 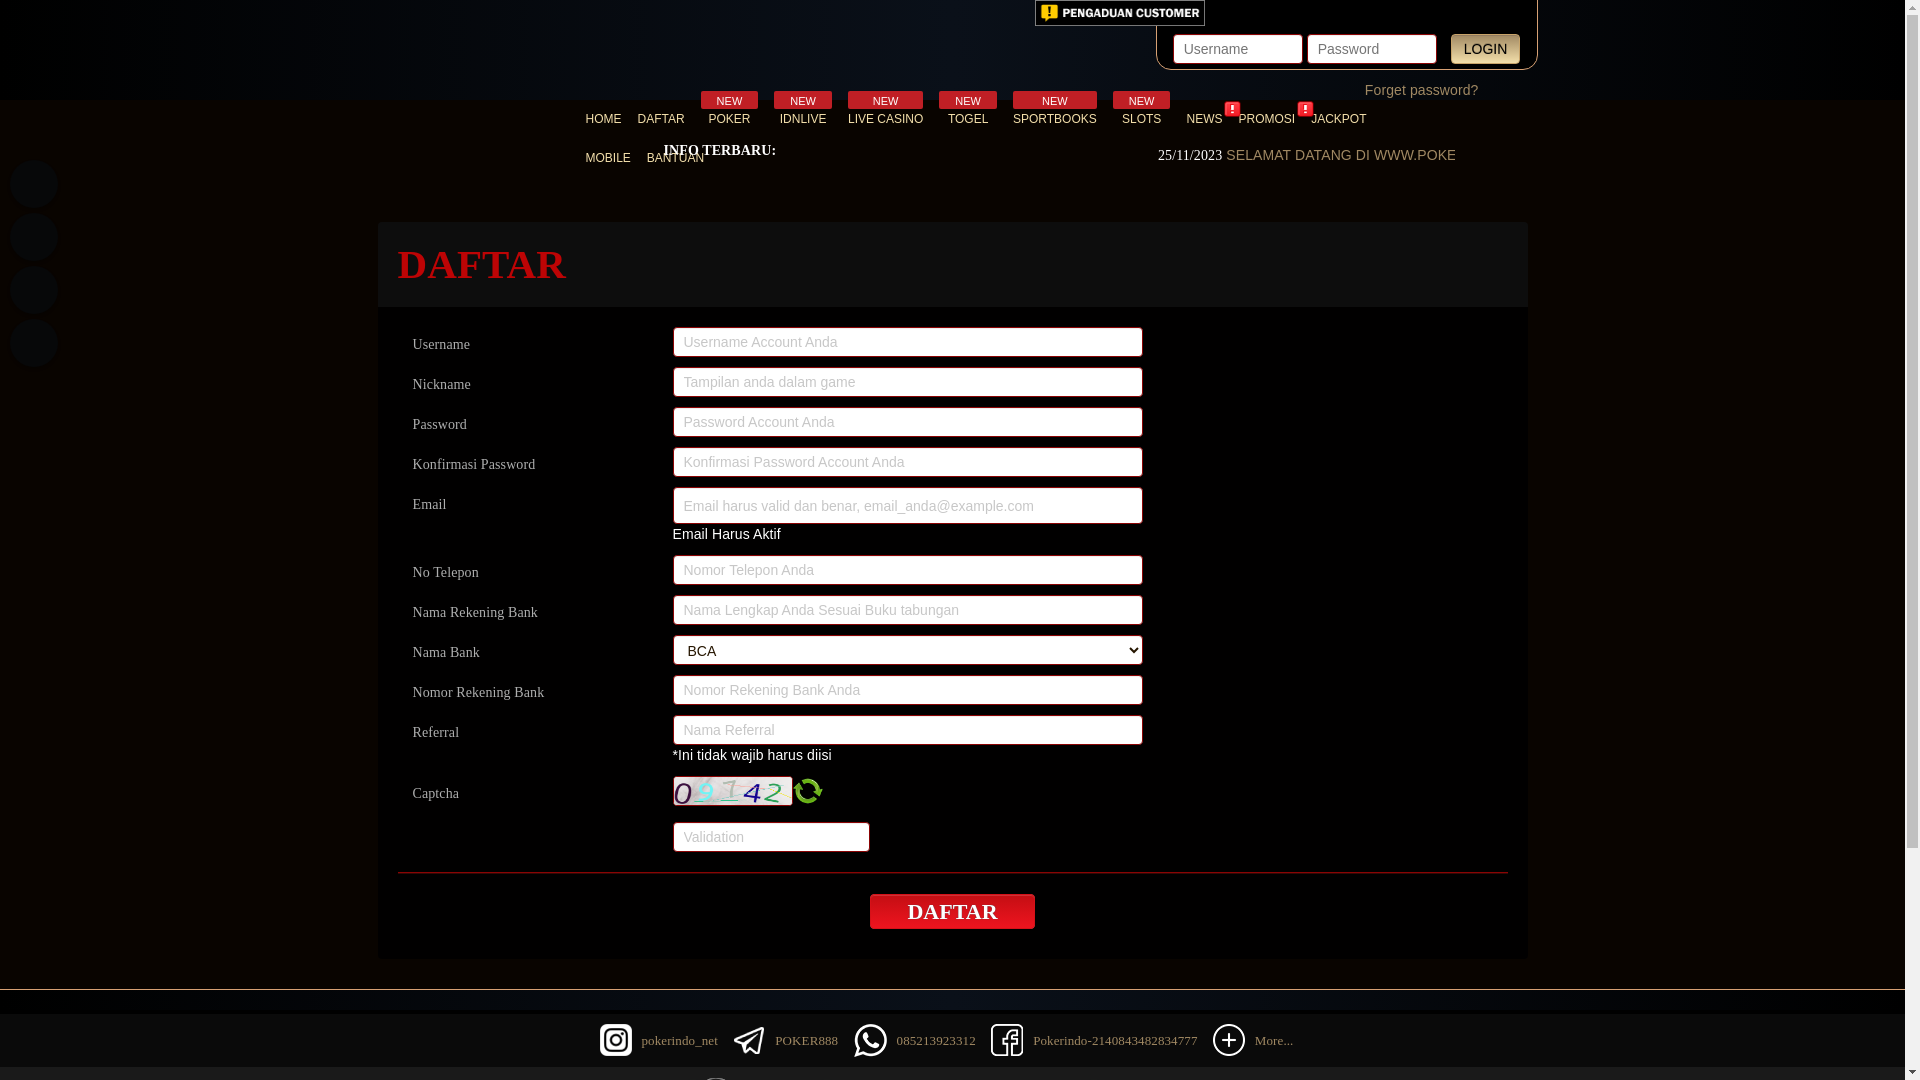 I want to click on 'MOBILE', so click(x=607, y=157).